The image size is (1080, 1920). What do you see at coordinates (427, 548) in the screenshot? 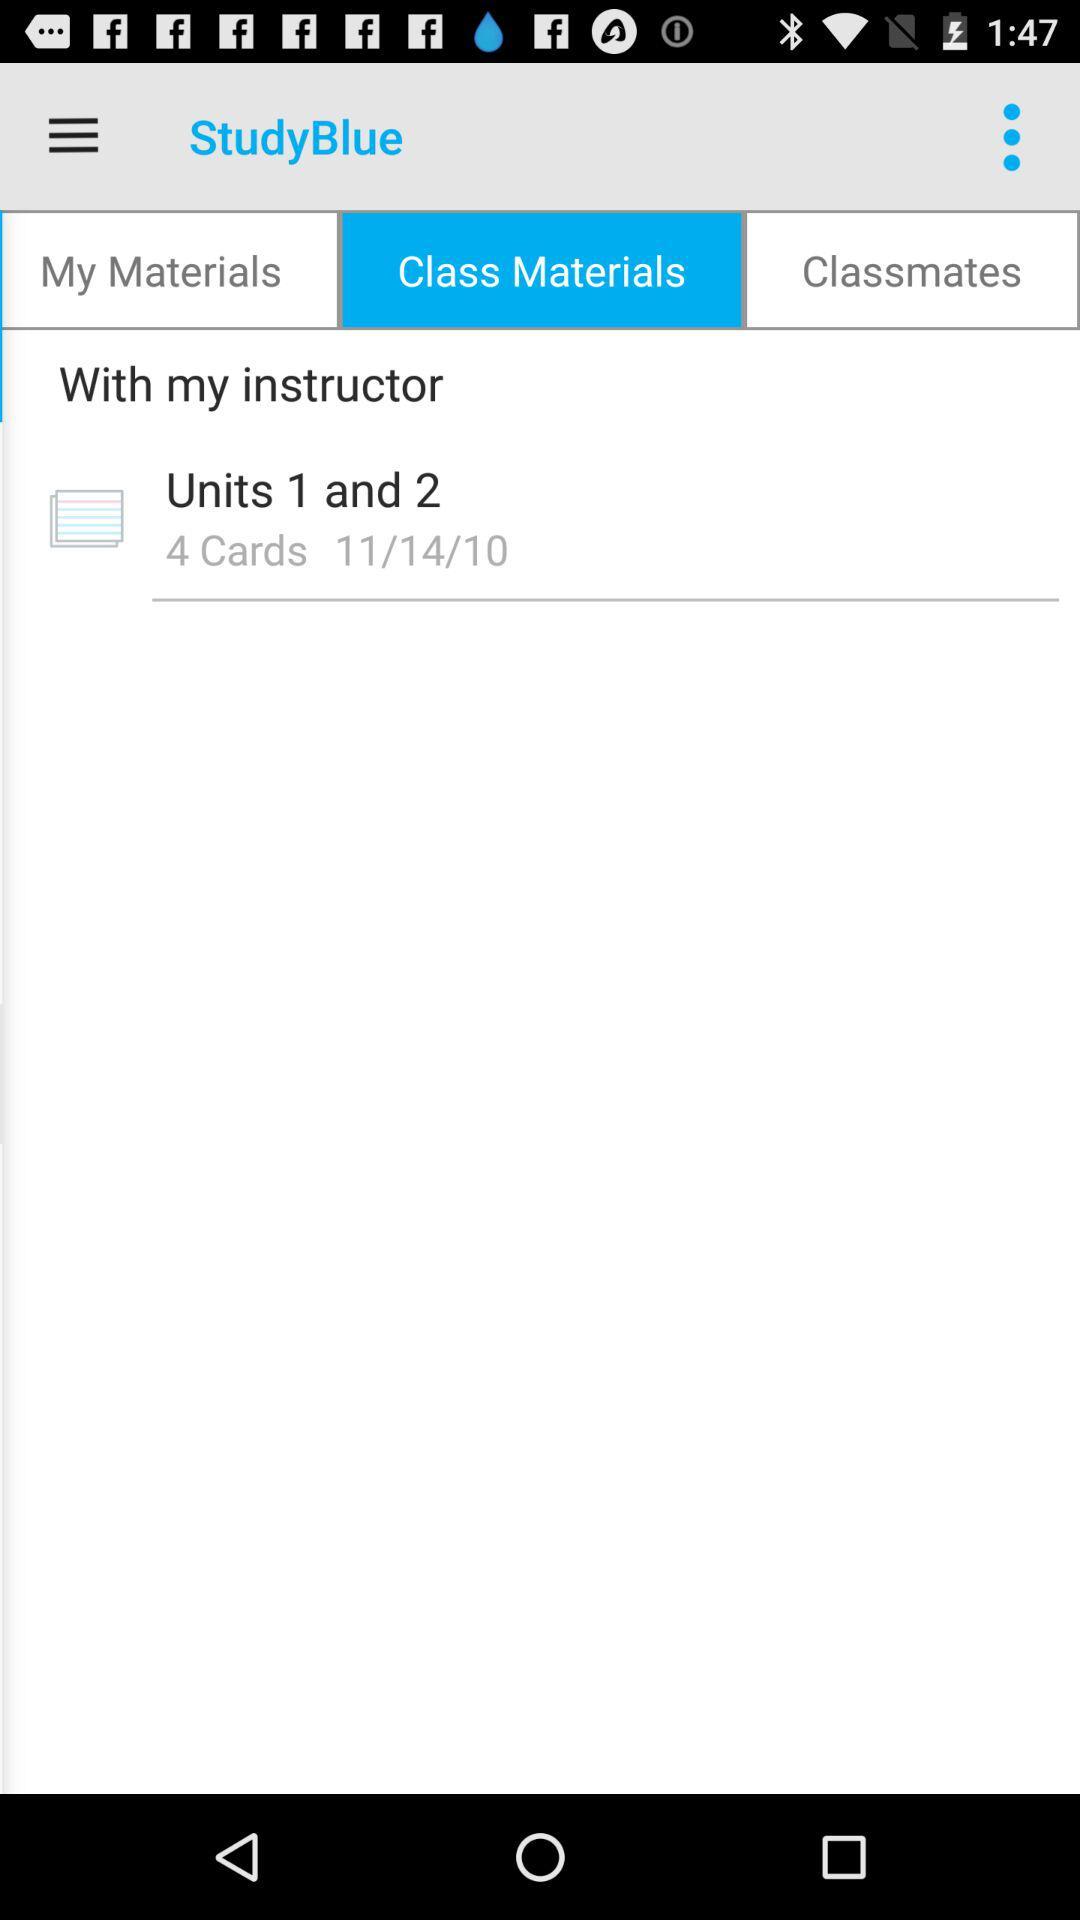
I see `the icon next to 4 cards item` at bounding box center [427, 548].